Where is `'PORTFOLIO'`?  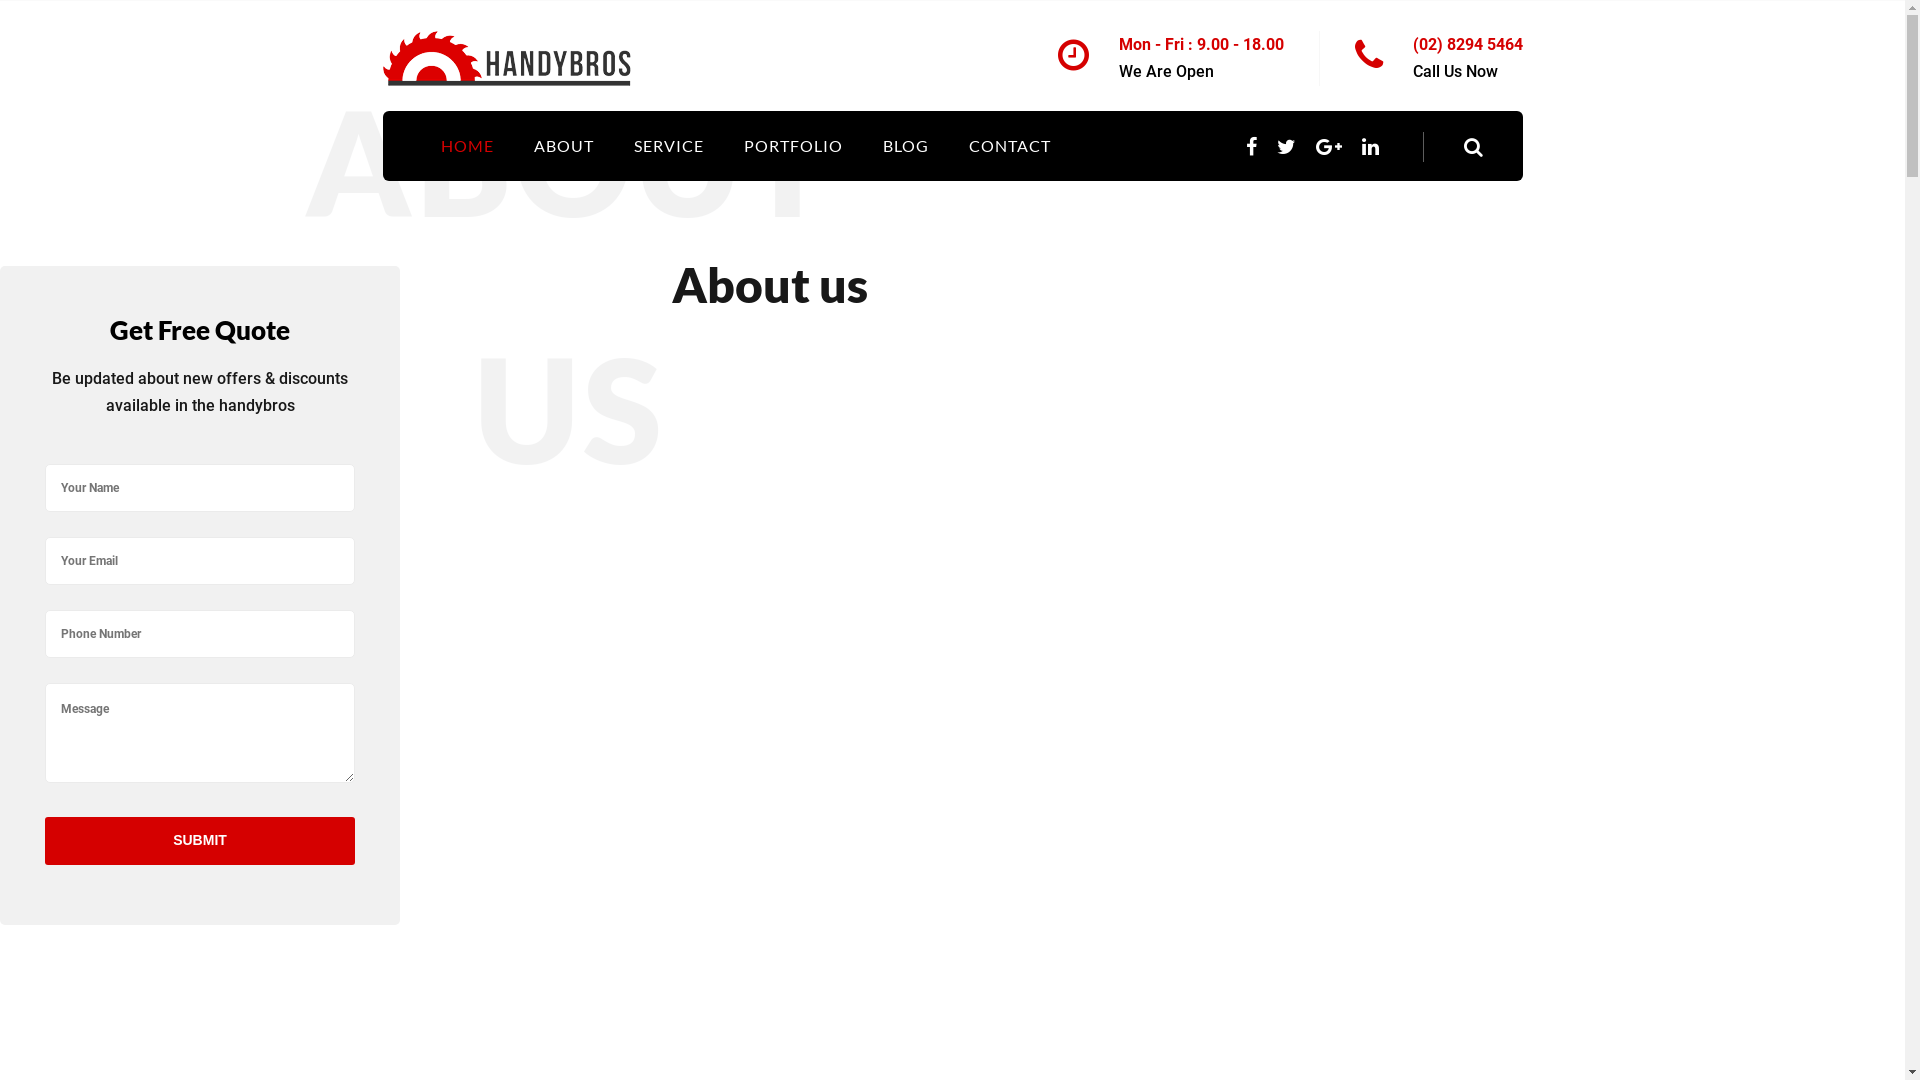
'PORTFOLIO' is located at coordinates (792, 145).